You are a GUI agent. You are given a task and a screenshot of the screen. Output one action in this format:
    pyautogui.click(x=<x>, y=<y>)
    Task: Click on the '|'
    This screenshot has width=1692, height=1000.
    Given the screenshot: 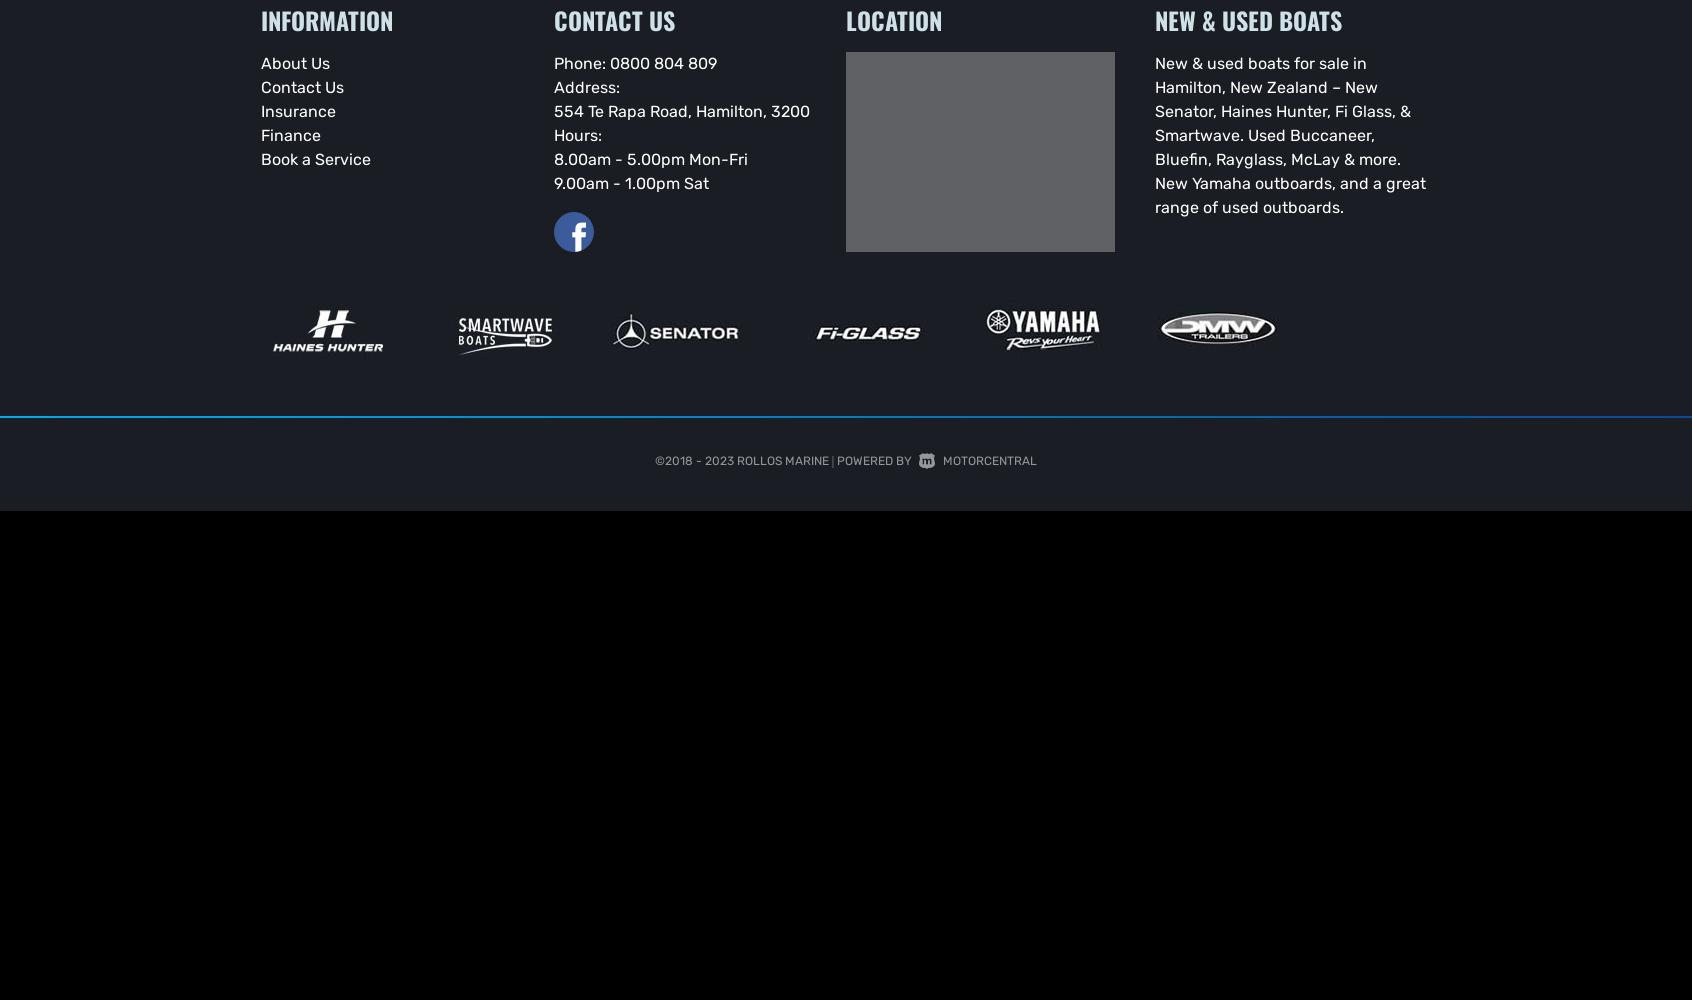 What is the action you would take?
    pyautogui.click(x=832, y=458)
    